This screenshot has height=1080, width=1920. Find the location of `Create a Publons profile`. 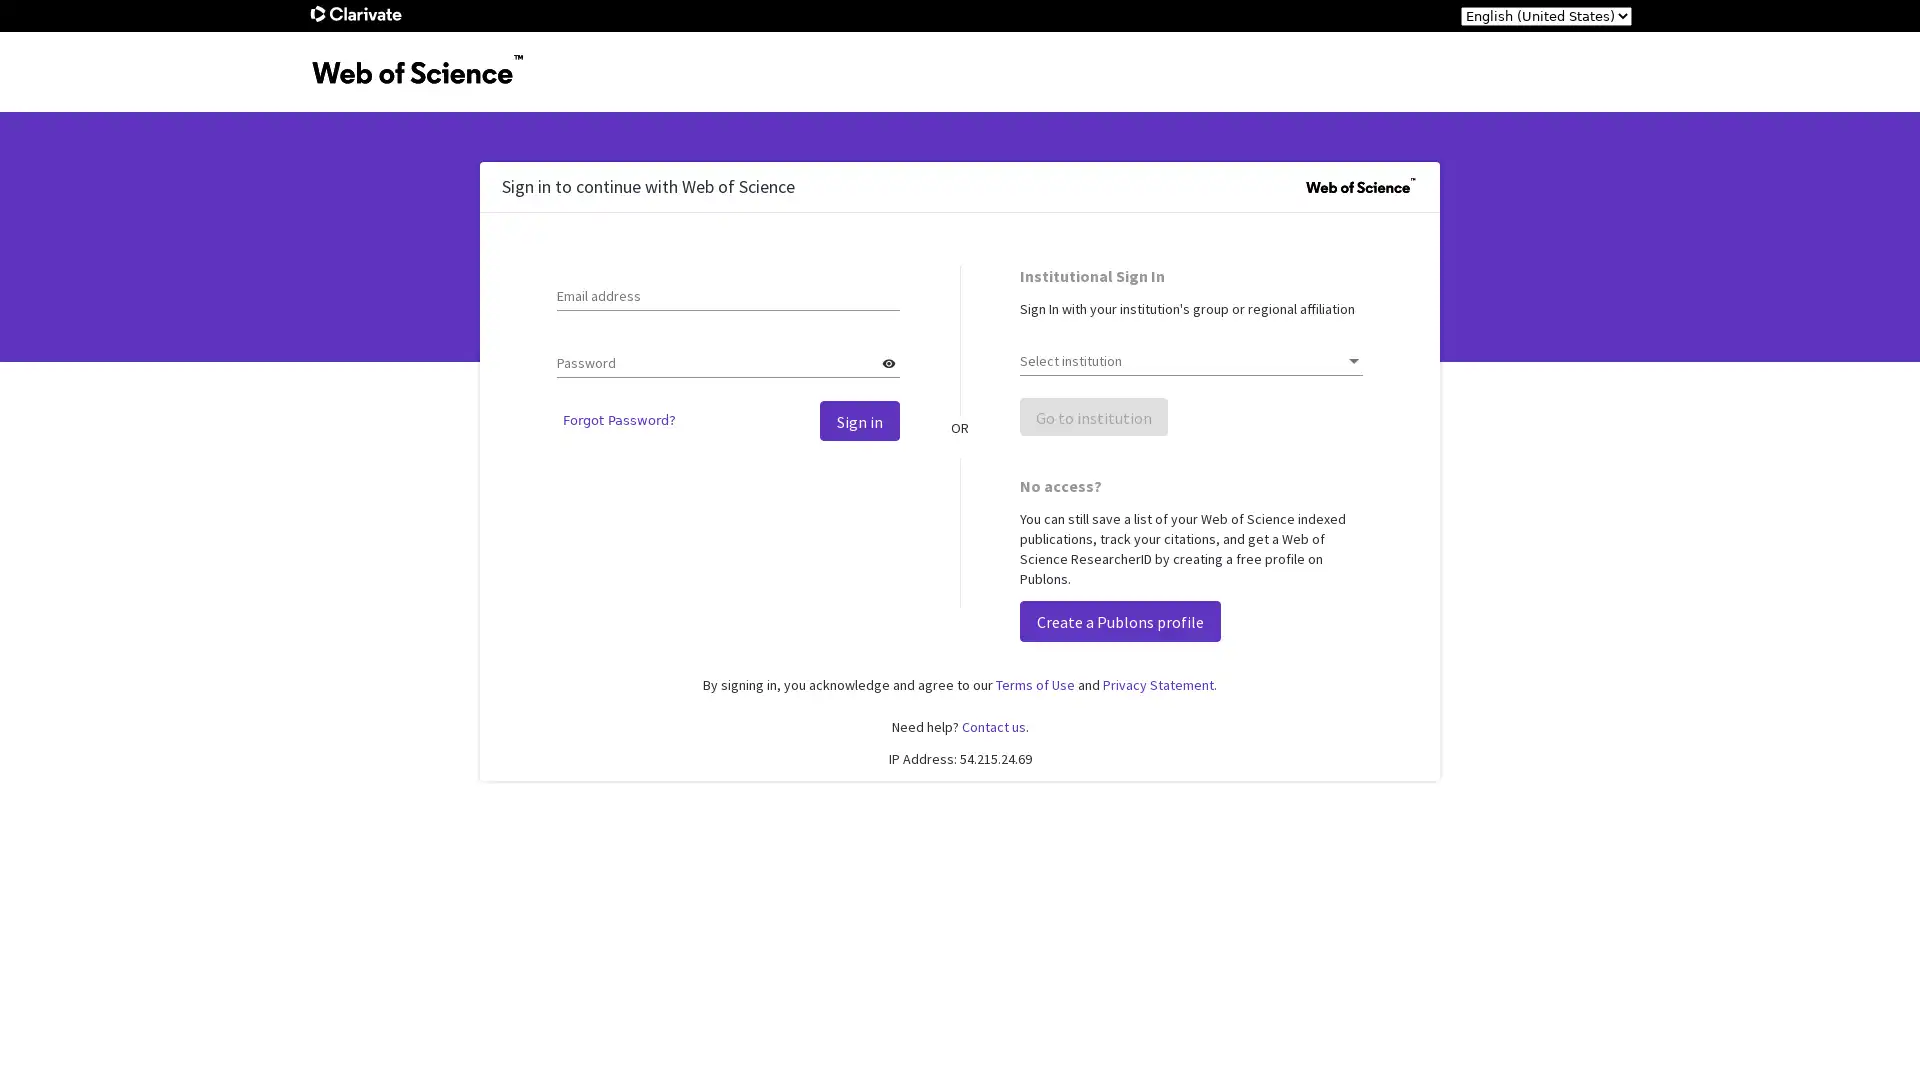

Create a Publons profile is located at coordinates (1120, 620).